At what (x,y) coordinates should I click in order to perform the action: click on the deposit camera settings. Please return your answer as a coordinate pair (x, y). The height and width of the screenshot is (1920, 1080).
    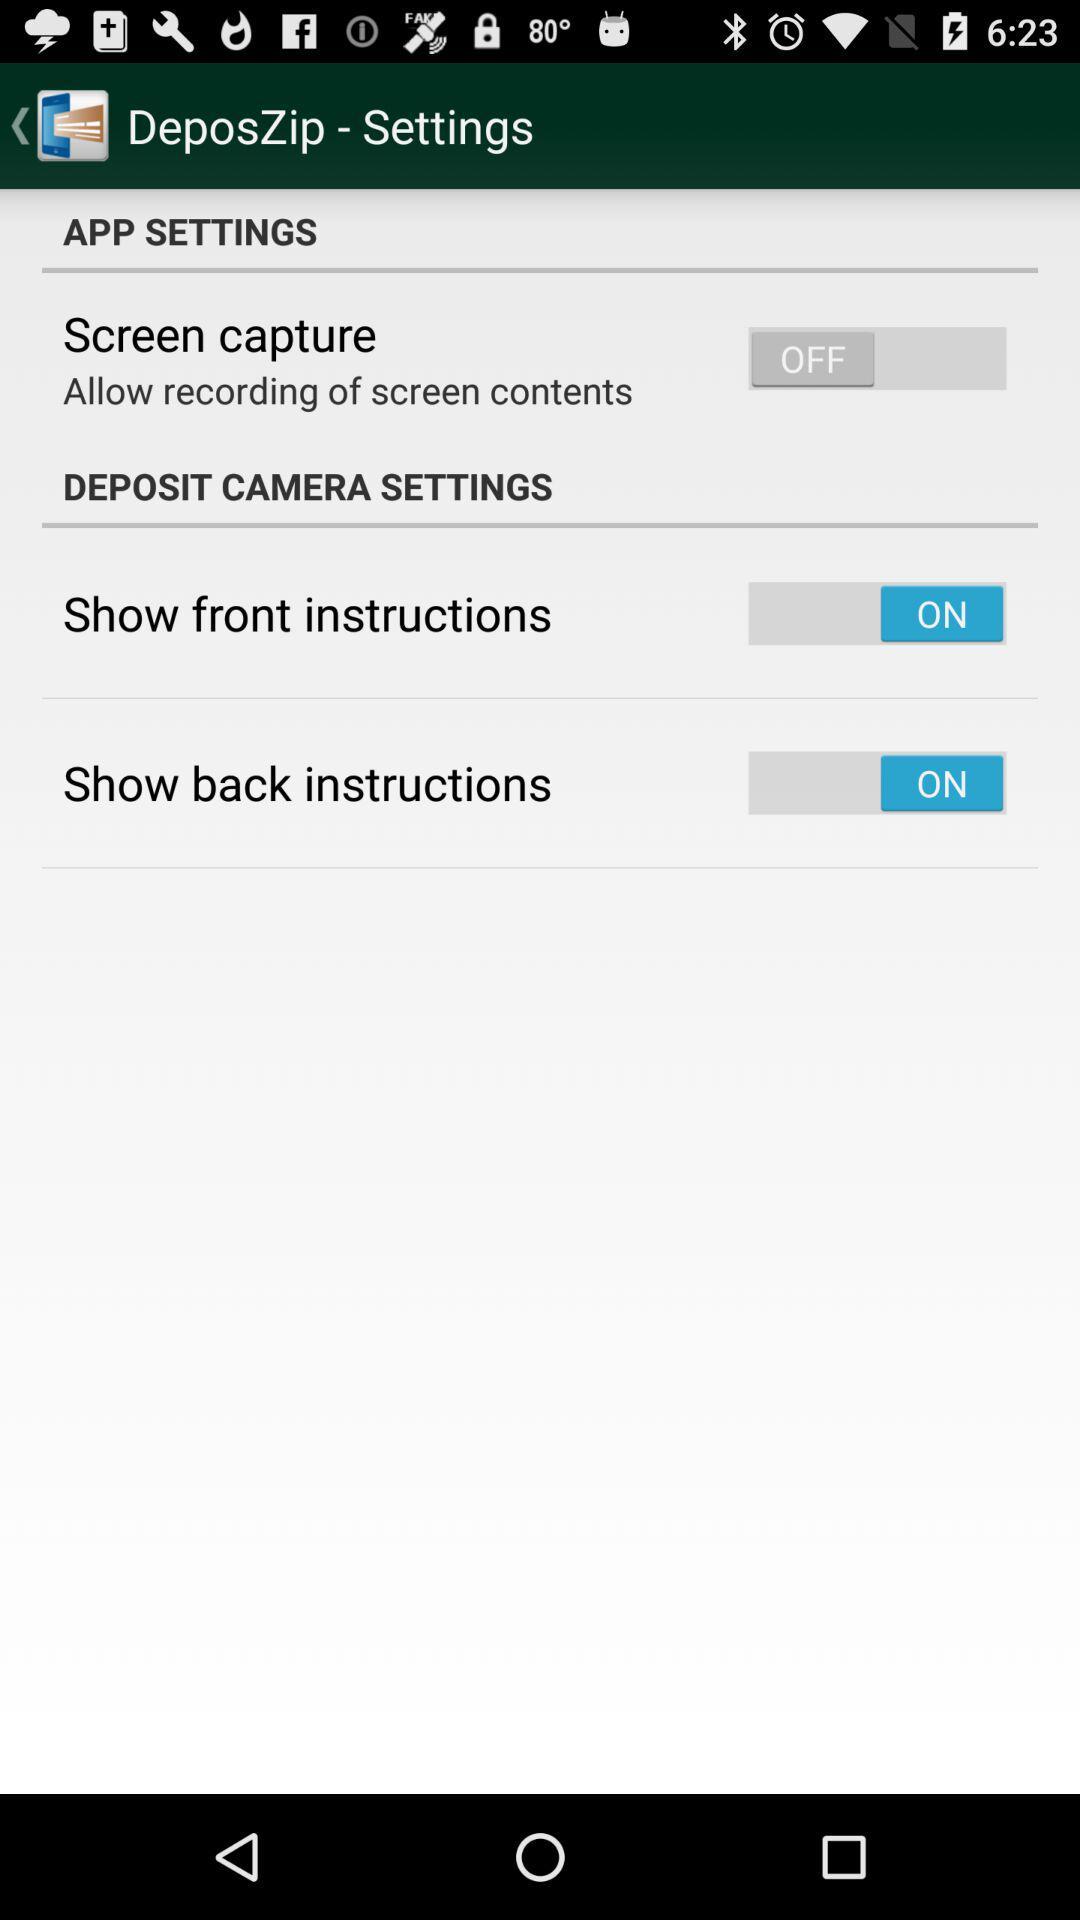
    Looking at the image, I should click on (540, 485).